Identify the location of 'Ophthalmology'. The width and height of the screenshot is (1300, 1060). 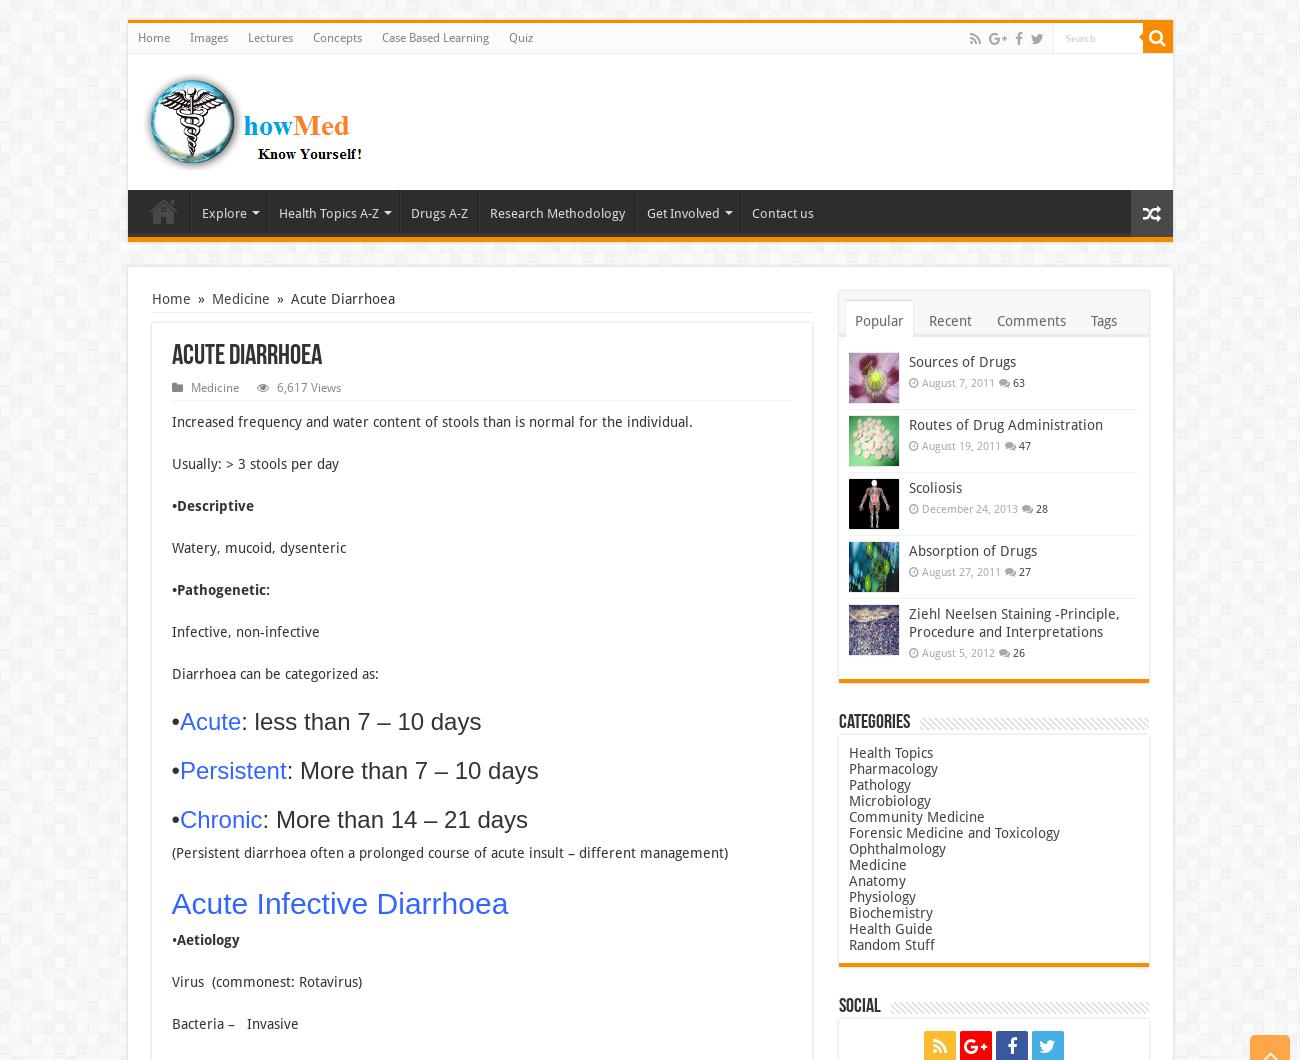
(895, 848).